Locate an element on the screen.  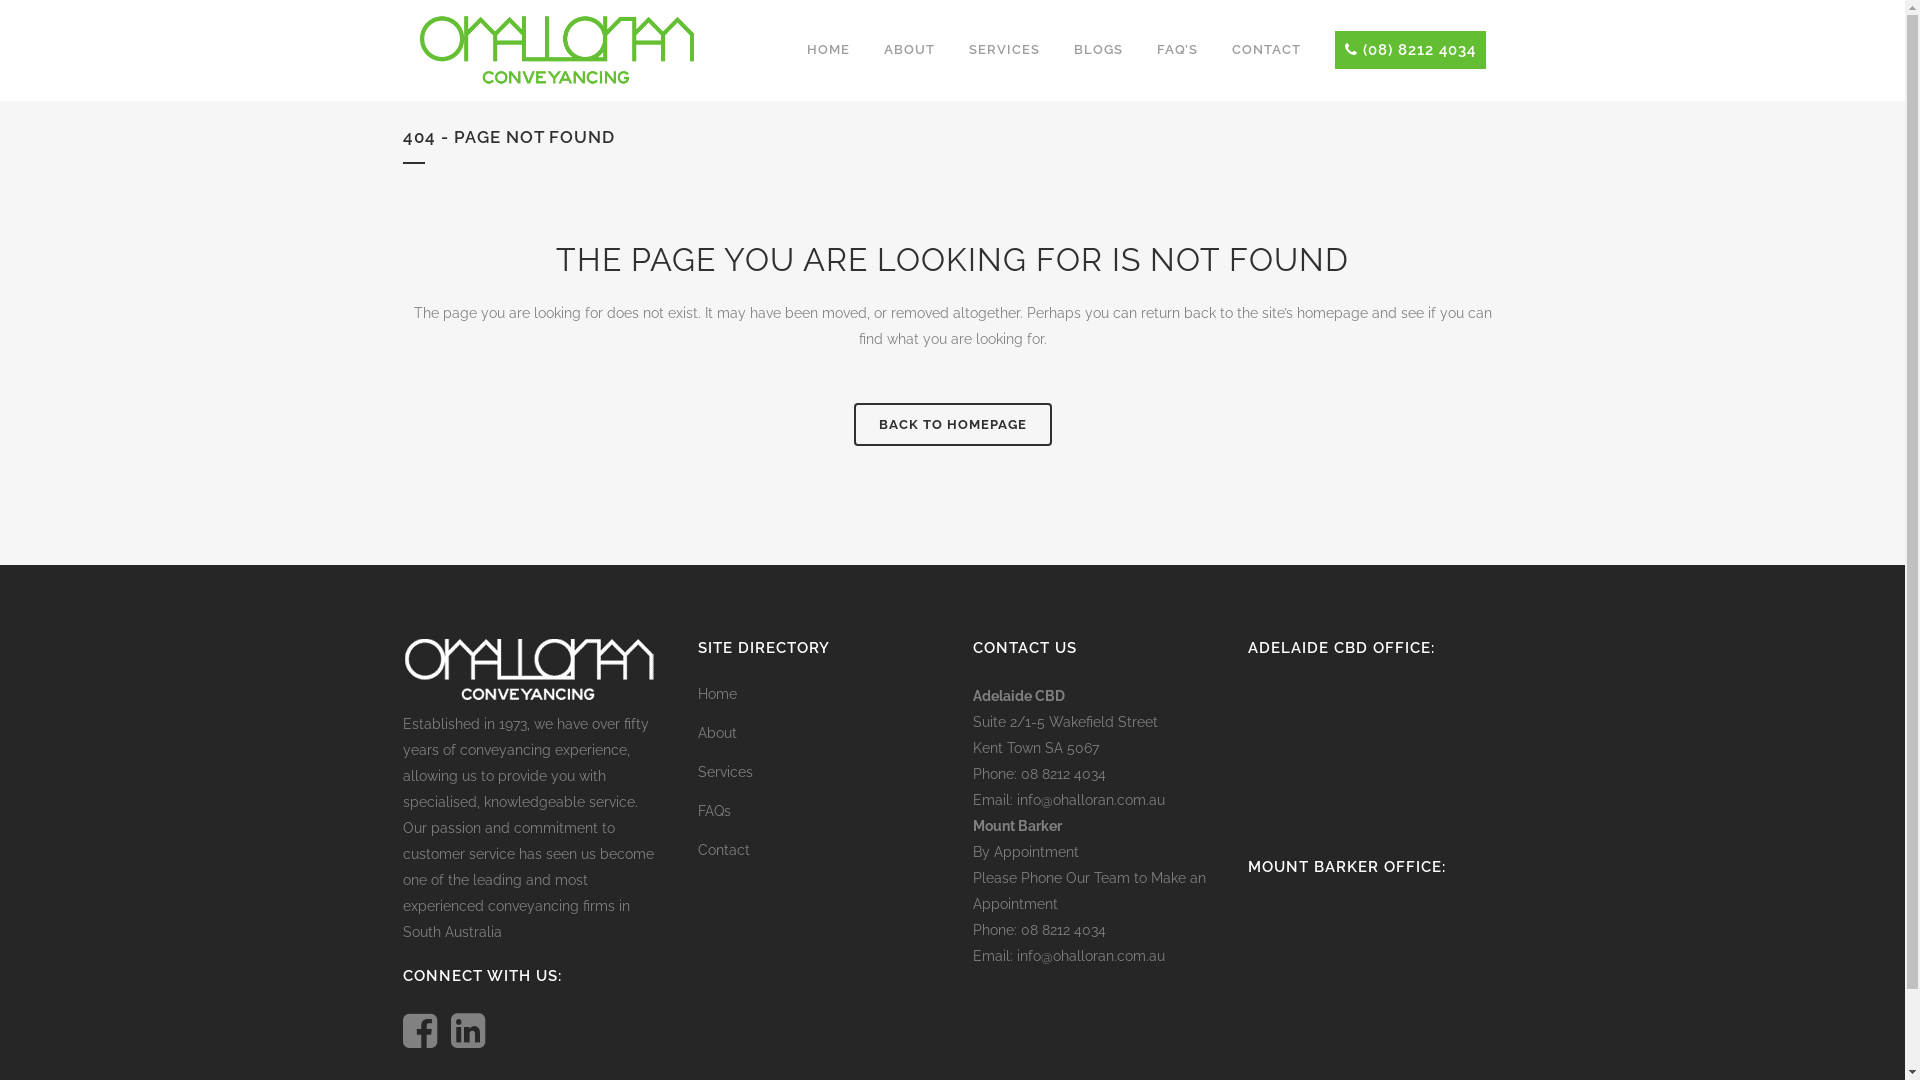
'About' is located at coordinates (820, 732).